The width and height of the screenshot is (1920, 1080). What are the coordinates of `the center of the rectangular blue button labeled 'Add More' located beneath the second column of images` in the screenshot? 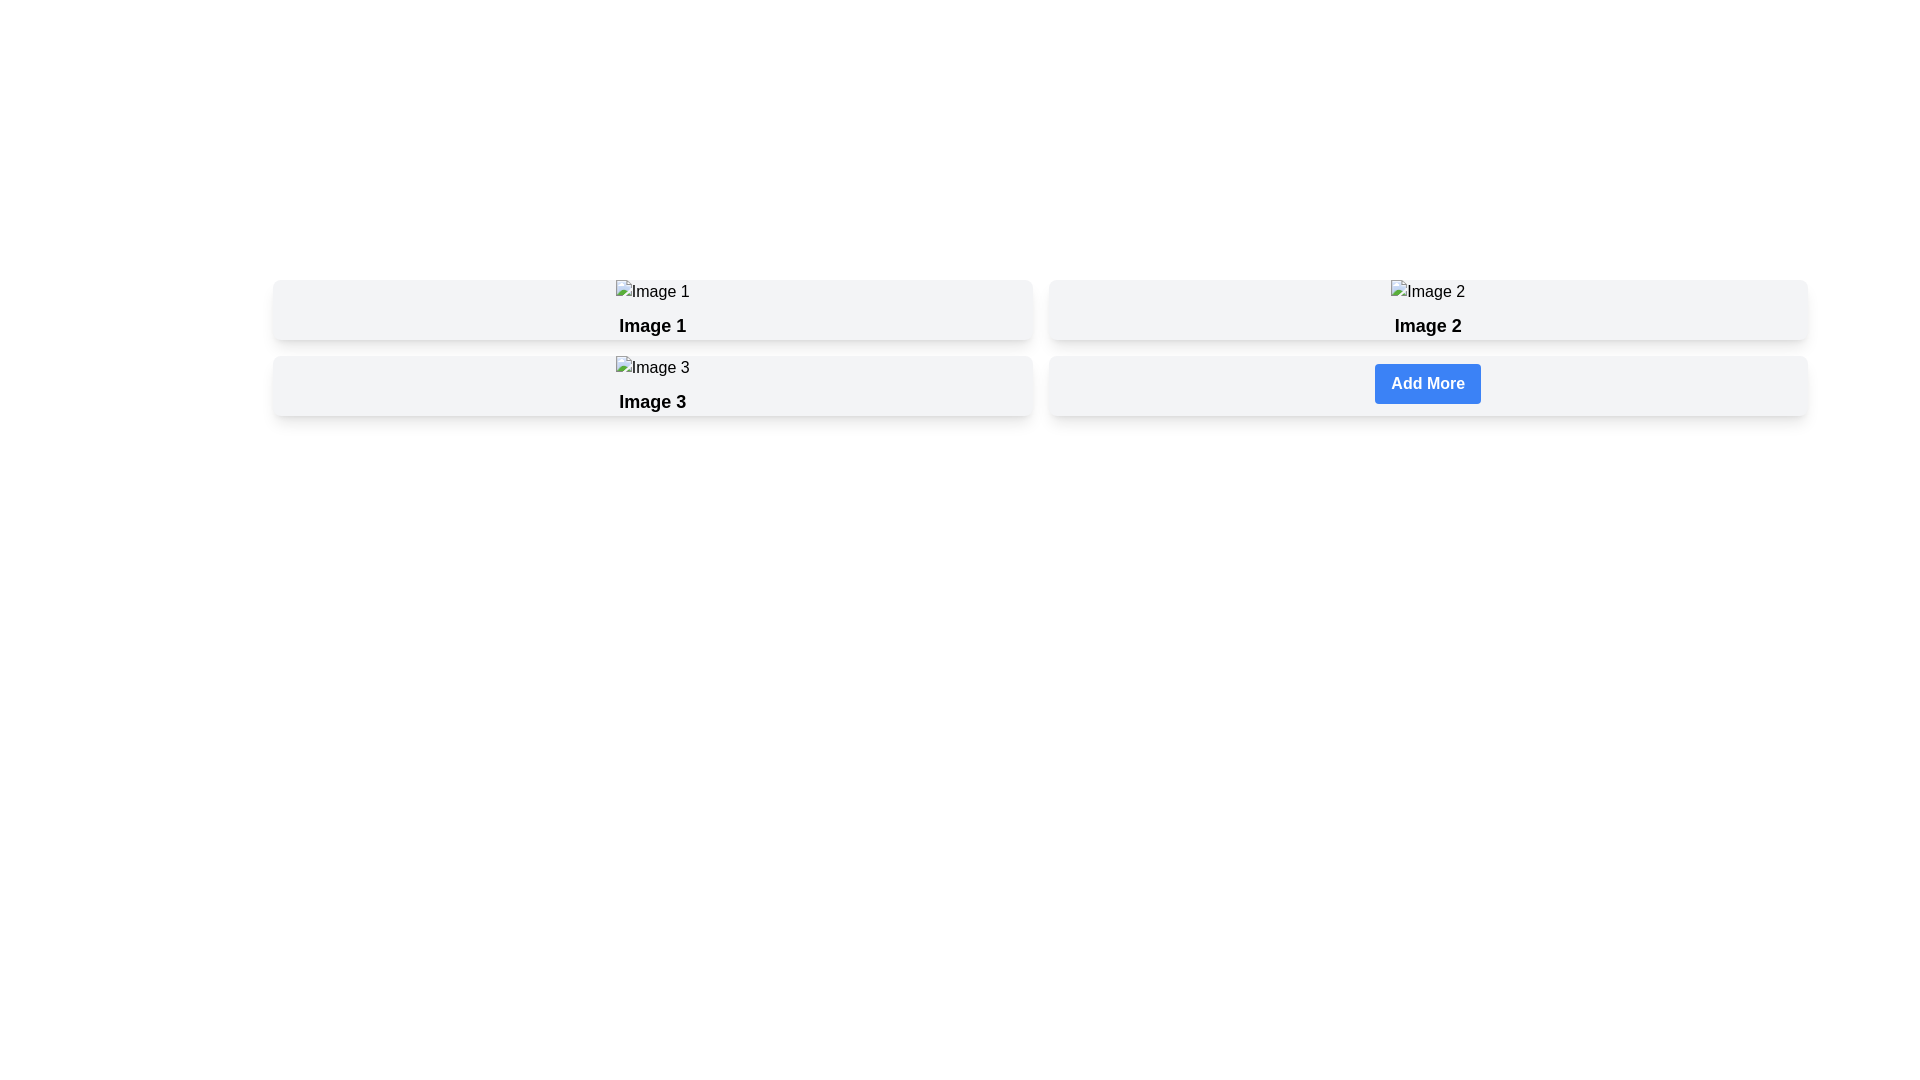 It's located at (1427, 384).